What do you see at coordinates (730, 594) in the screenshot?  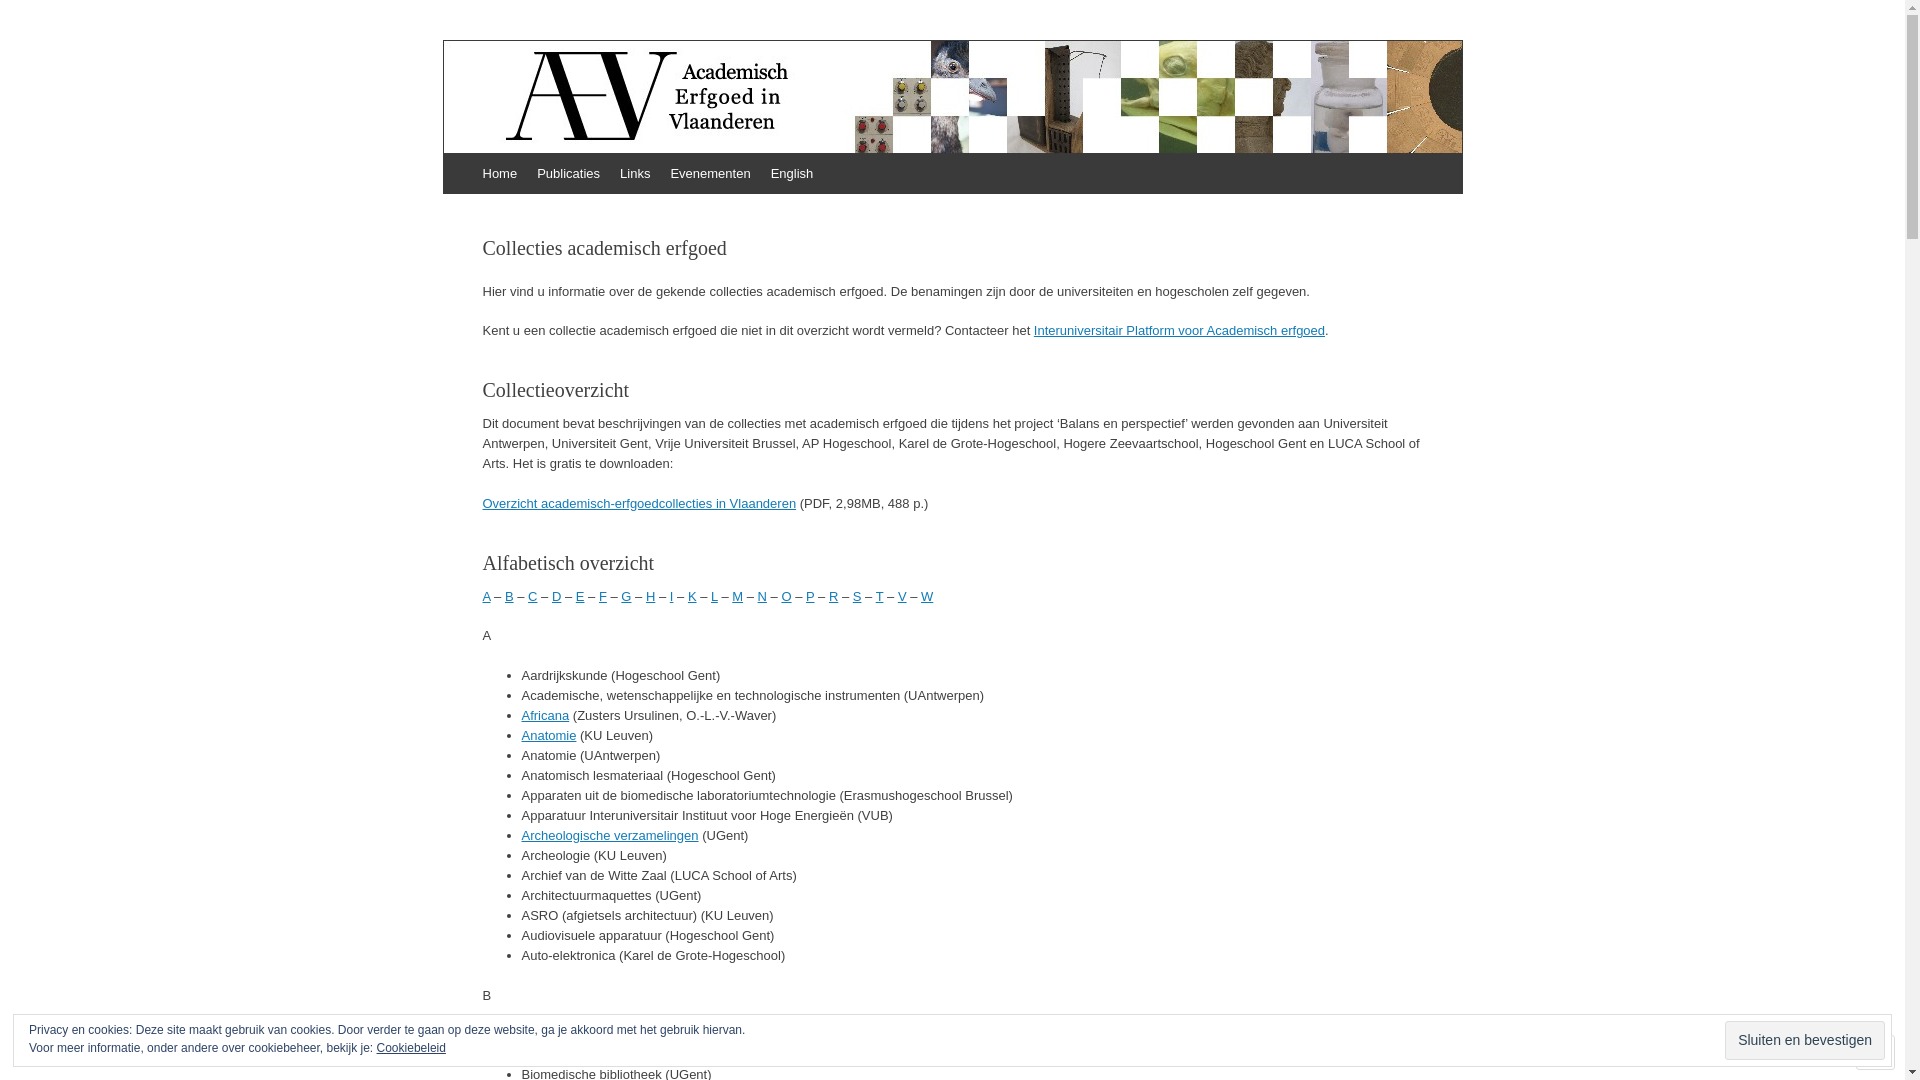 I see `'M'` at bounding box center [730, 594].